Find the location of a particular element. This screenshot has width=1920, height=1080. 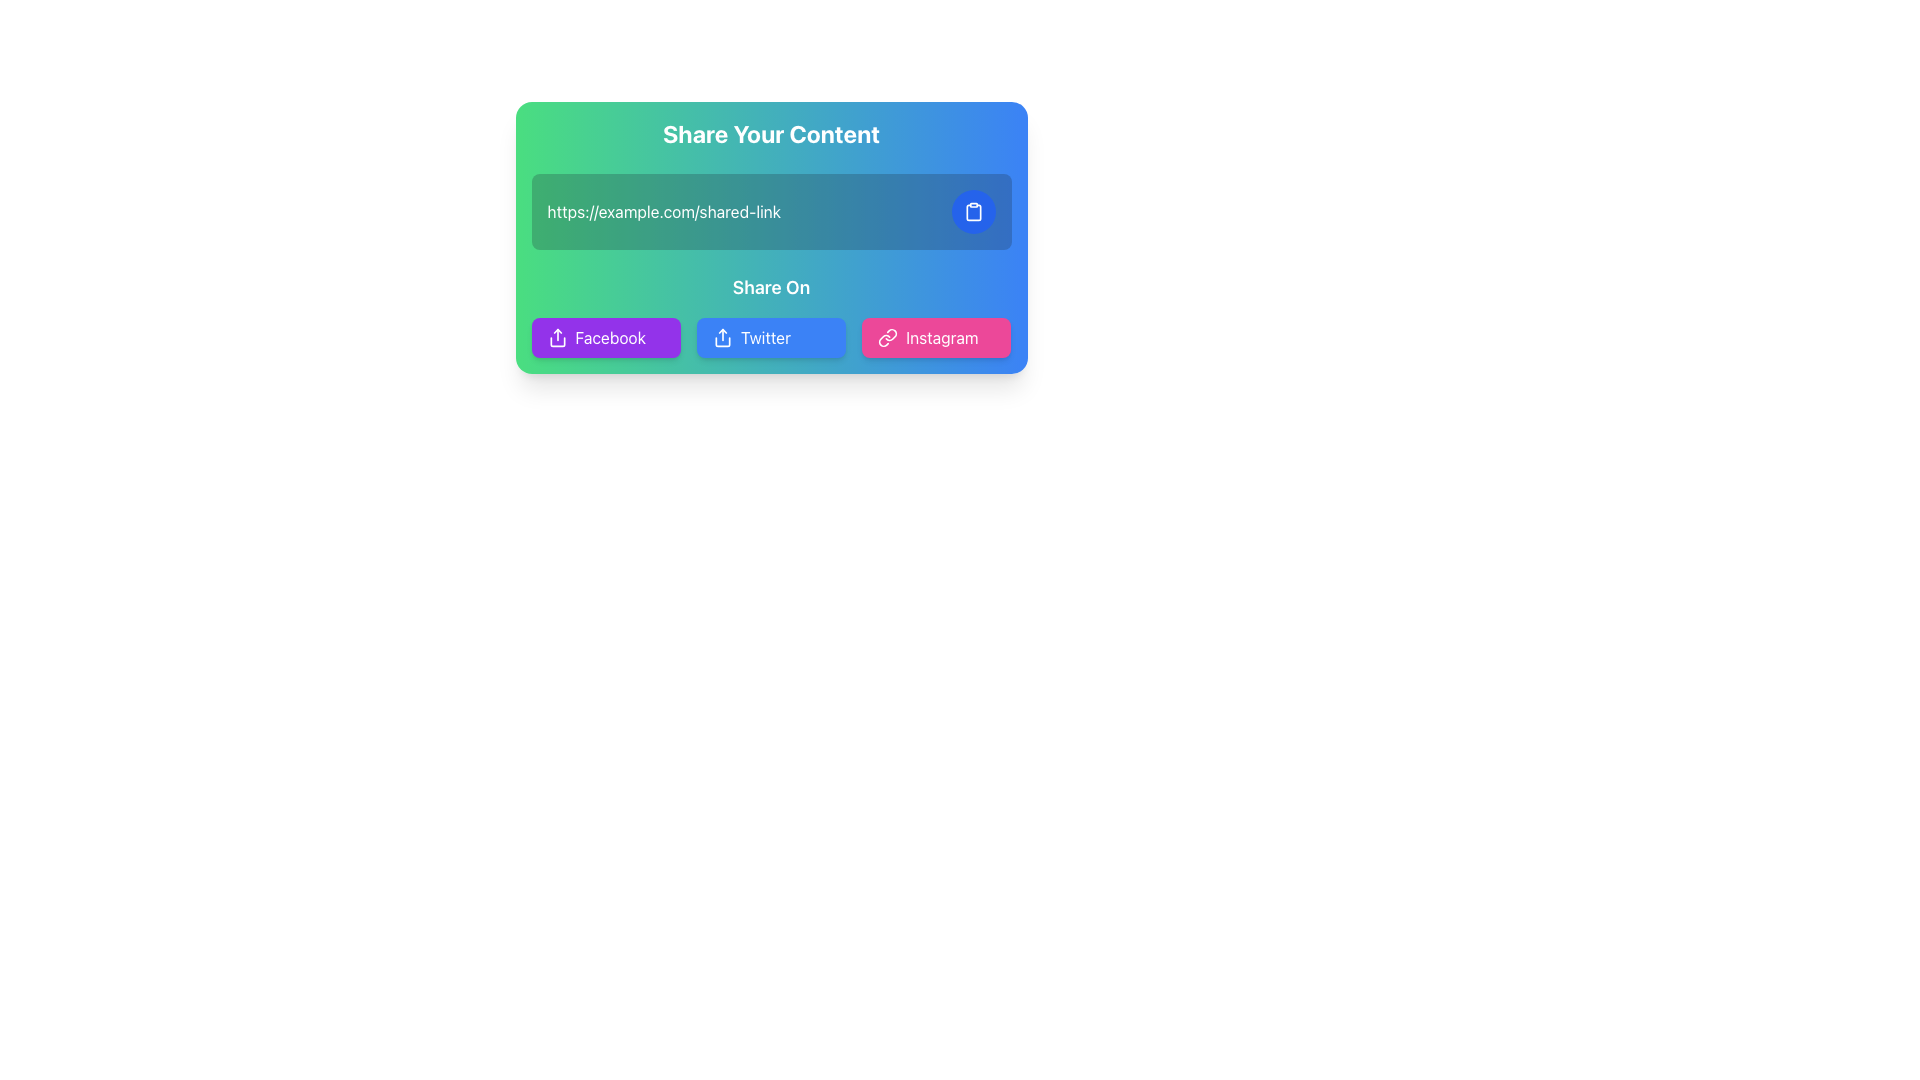

the 'Share On' header and the interactive buttons of the sharing interface located within the Composite component below the text entry box is located at coordinates (770, 315).